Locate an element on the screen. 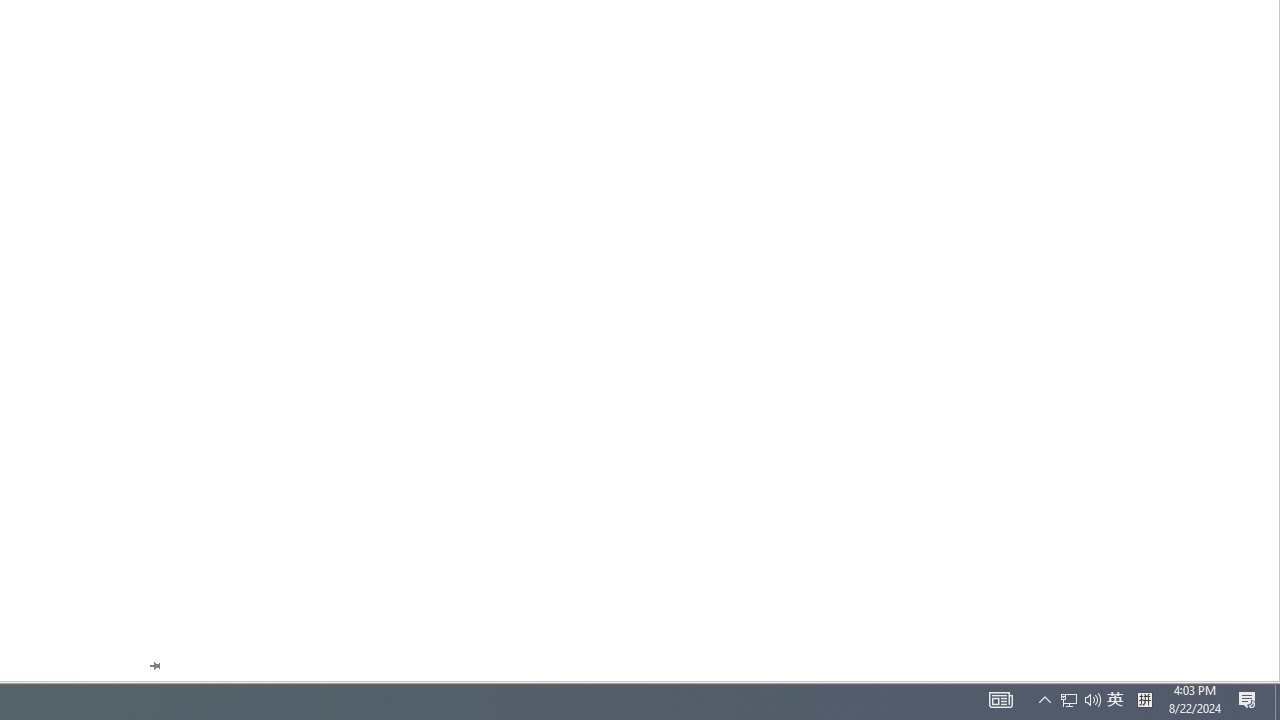 Image resolution: width=1280 pixels, height=720 pixels. 'Pin the Dock (Windows logo key+Shift+I)' is located at coordinates (153, 666).